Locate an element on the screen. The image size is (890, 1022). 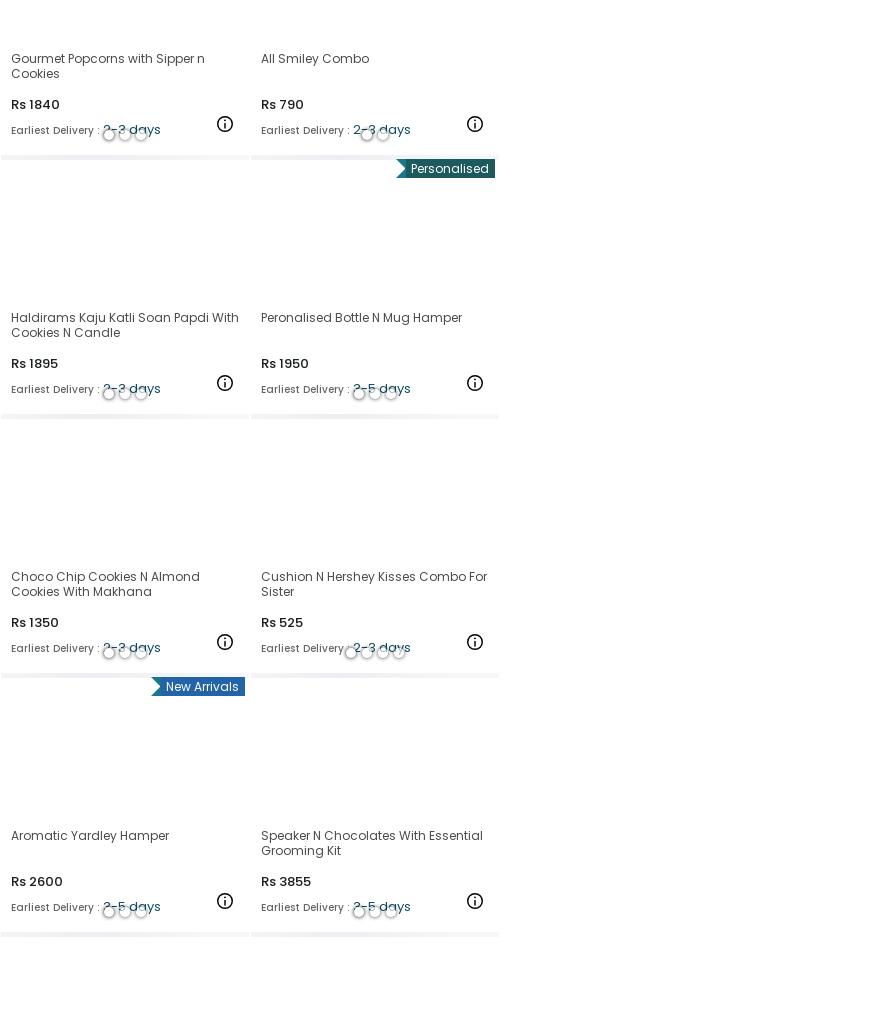
'Speaker N Chocolates With Essential Grooming Kit' is located at coordinates (260, 842).